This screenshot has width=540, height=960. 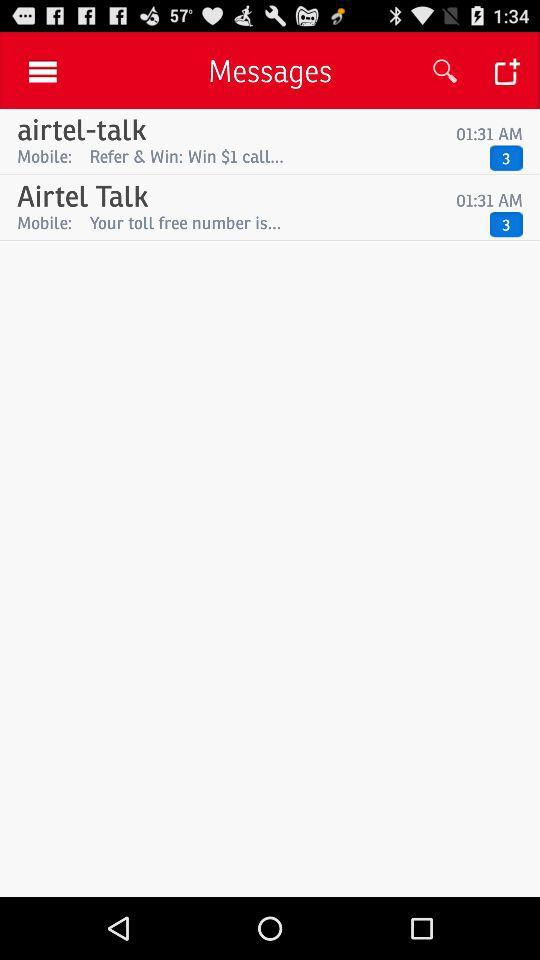 I want to click on app below the 01:31 am, so click(x=284, y=155).